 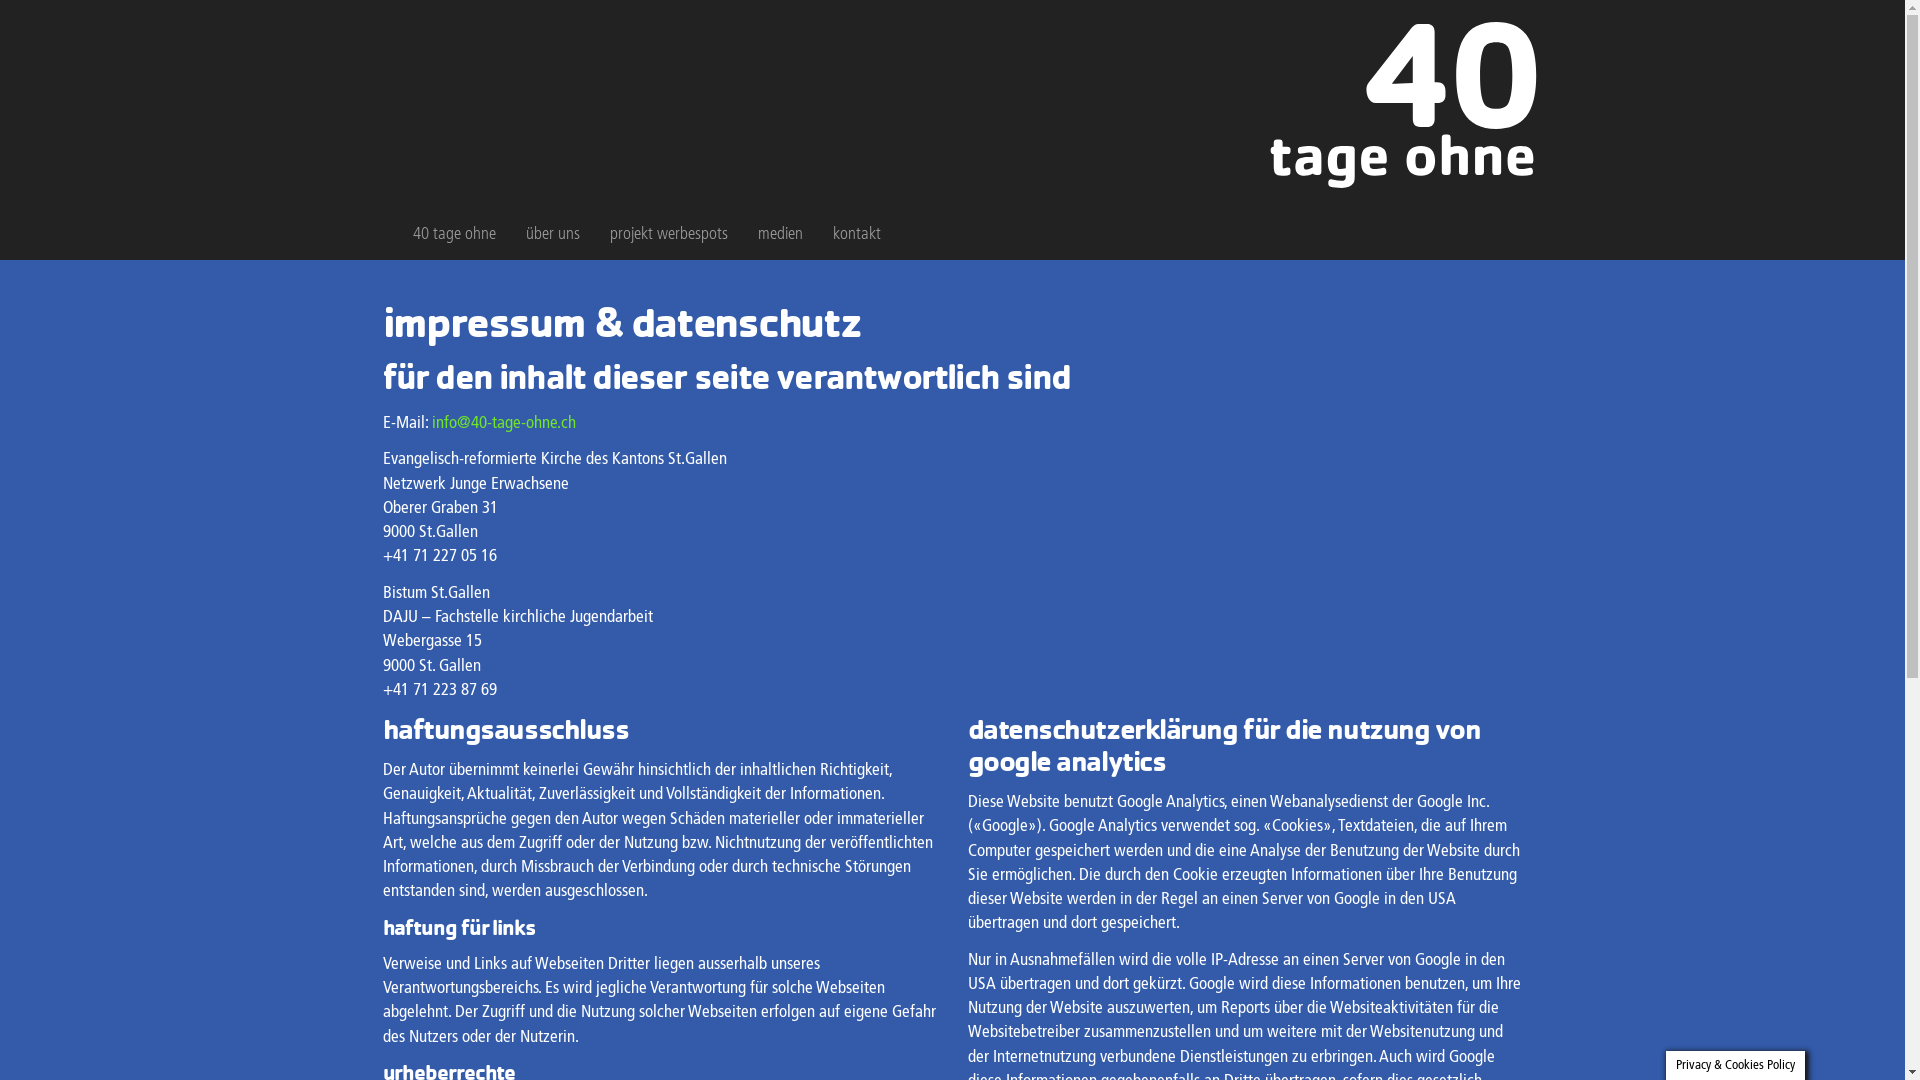 I want to click on 'kontakt', so click(x=857, y=234).